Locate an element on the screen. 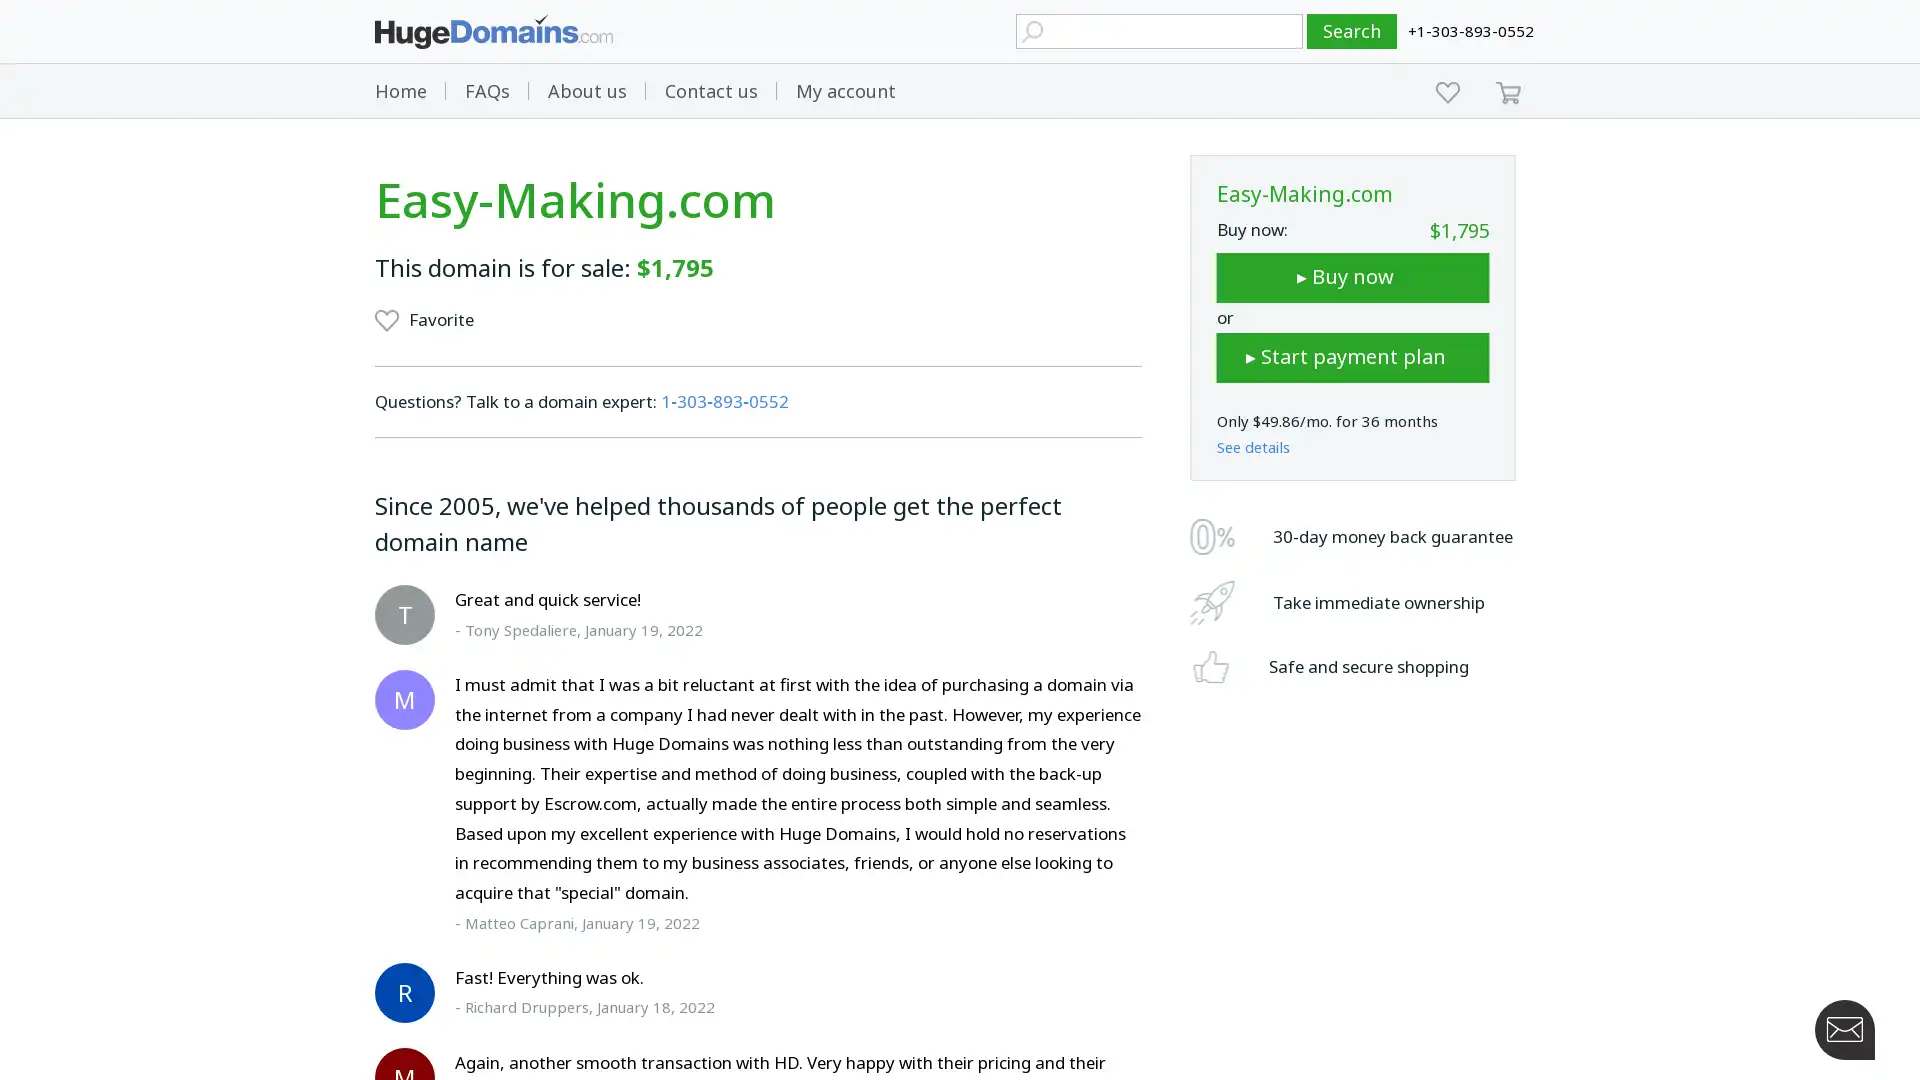  Search is located at coordinates (1352, 31).